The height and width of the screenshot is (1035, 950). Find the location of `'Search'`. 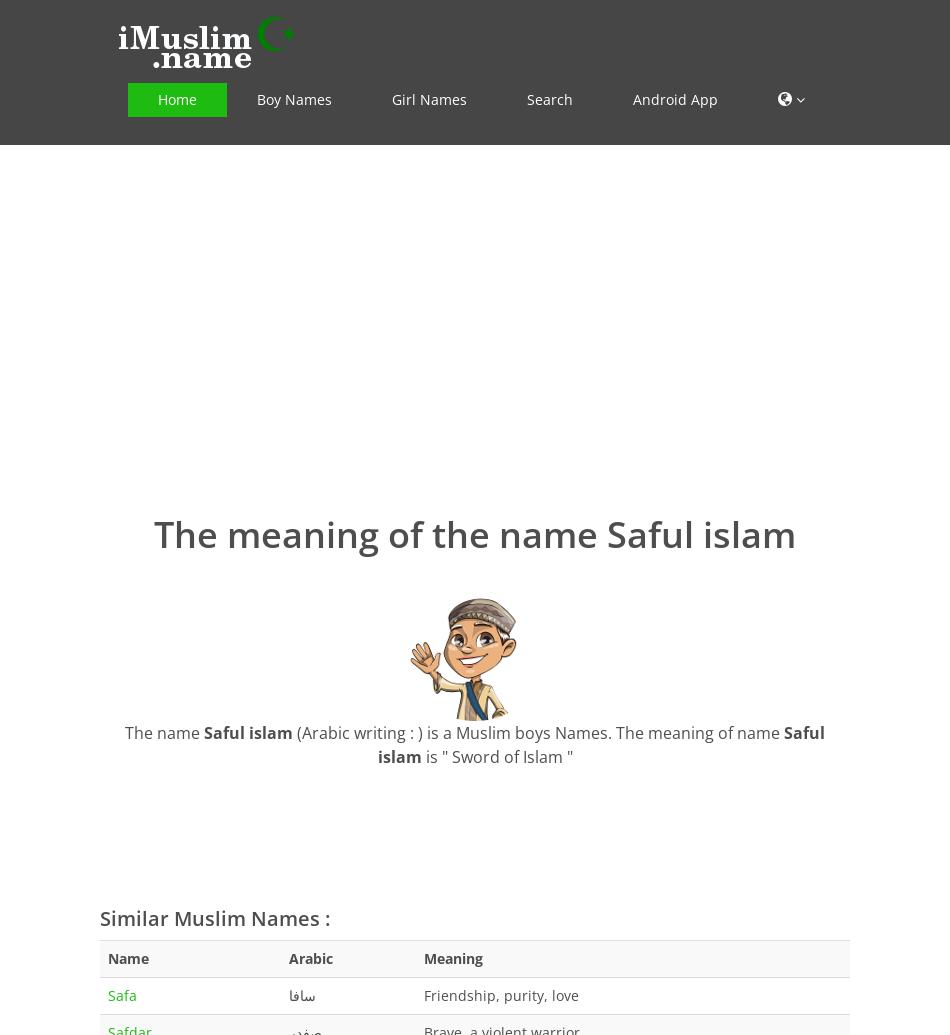

'Search' is located at coordinates (549, 99).